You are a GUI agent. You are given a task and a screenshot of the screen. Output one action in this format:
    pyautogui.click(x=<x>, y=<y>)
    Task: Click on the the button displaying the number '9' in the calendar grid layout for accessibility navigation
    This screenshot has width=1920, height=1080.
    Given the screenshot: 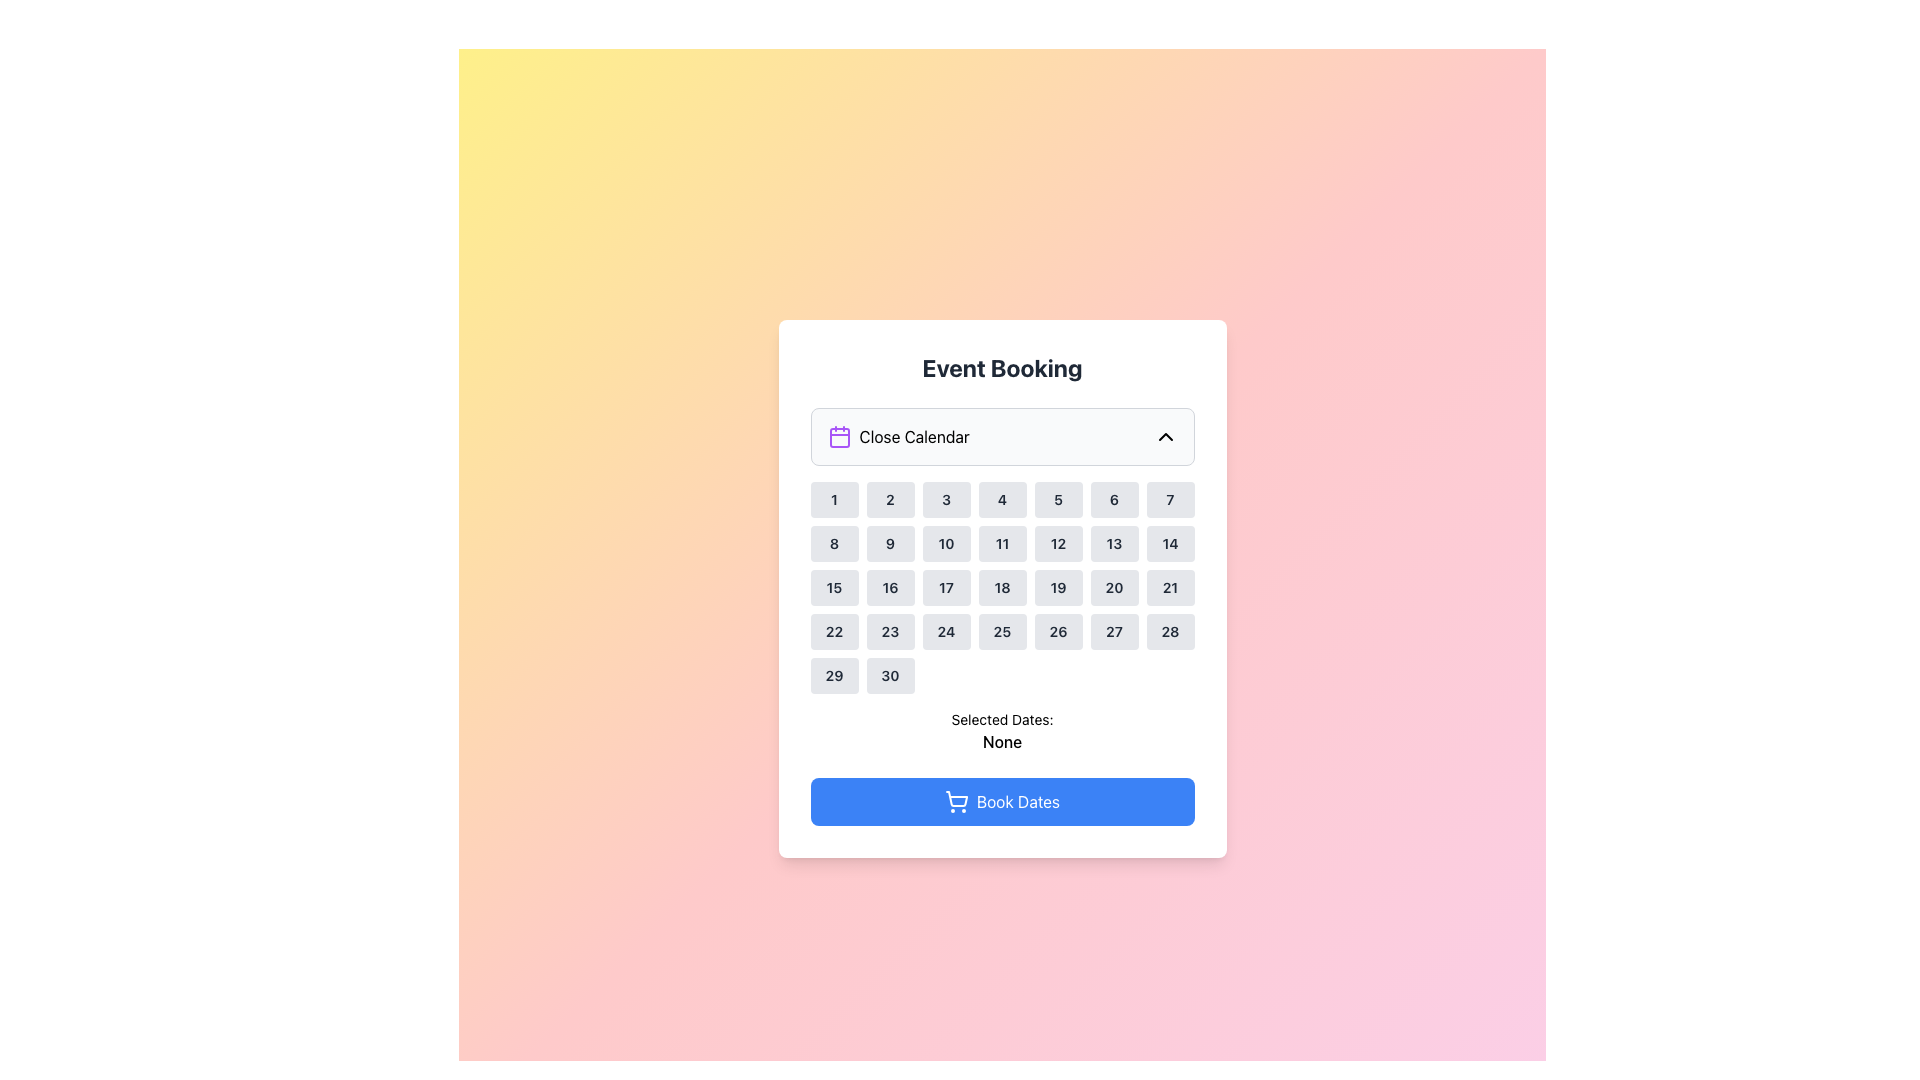 What is the action you would take?
    pyautogui.click(x=889, y=543)
    